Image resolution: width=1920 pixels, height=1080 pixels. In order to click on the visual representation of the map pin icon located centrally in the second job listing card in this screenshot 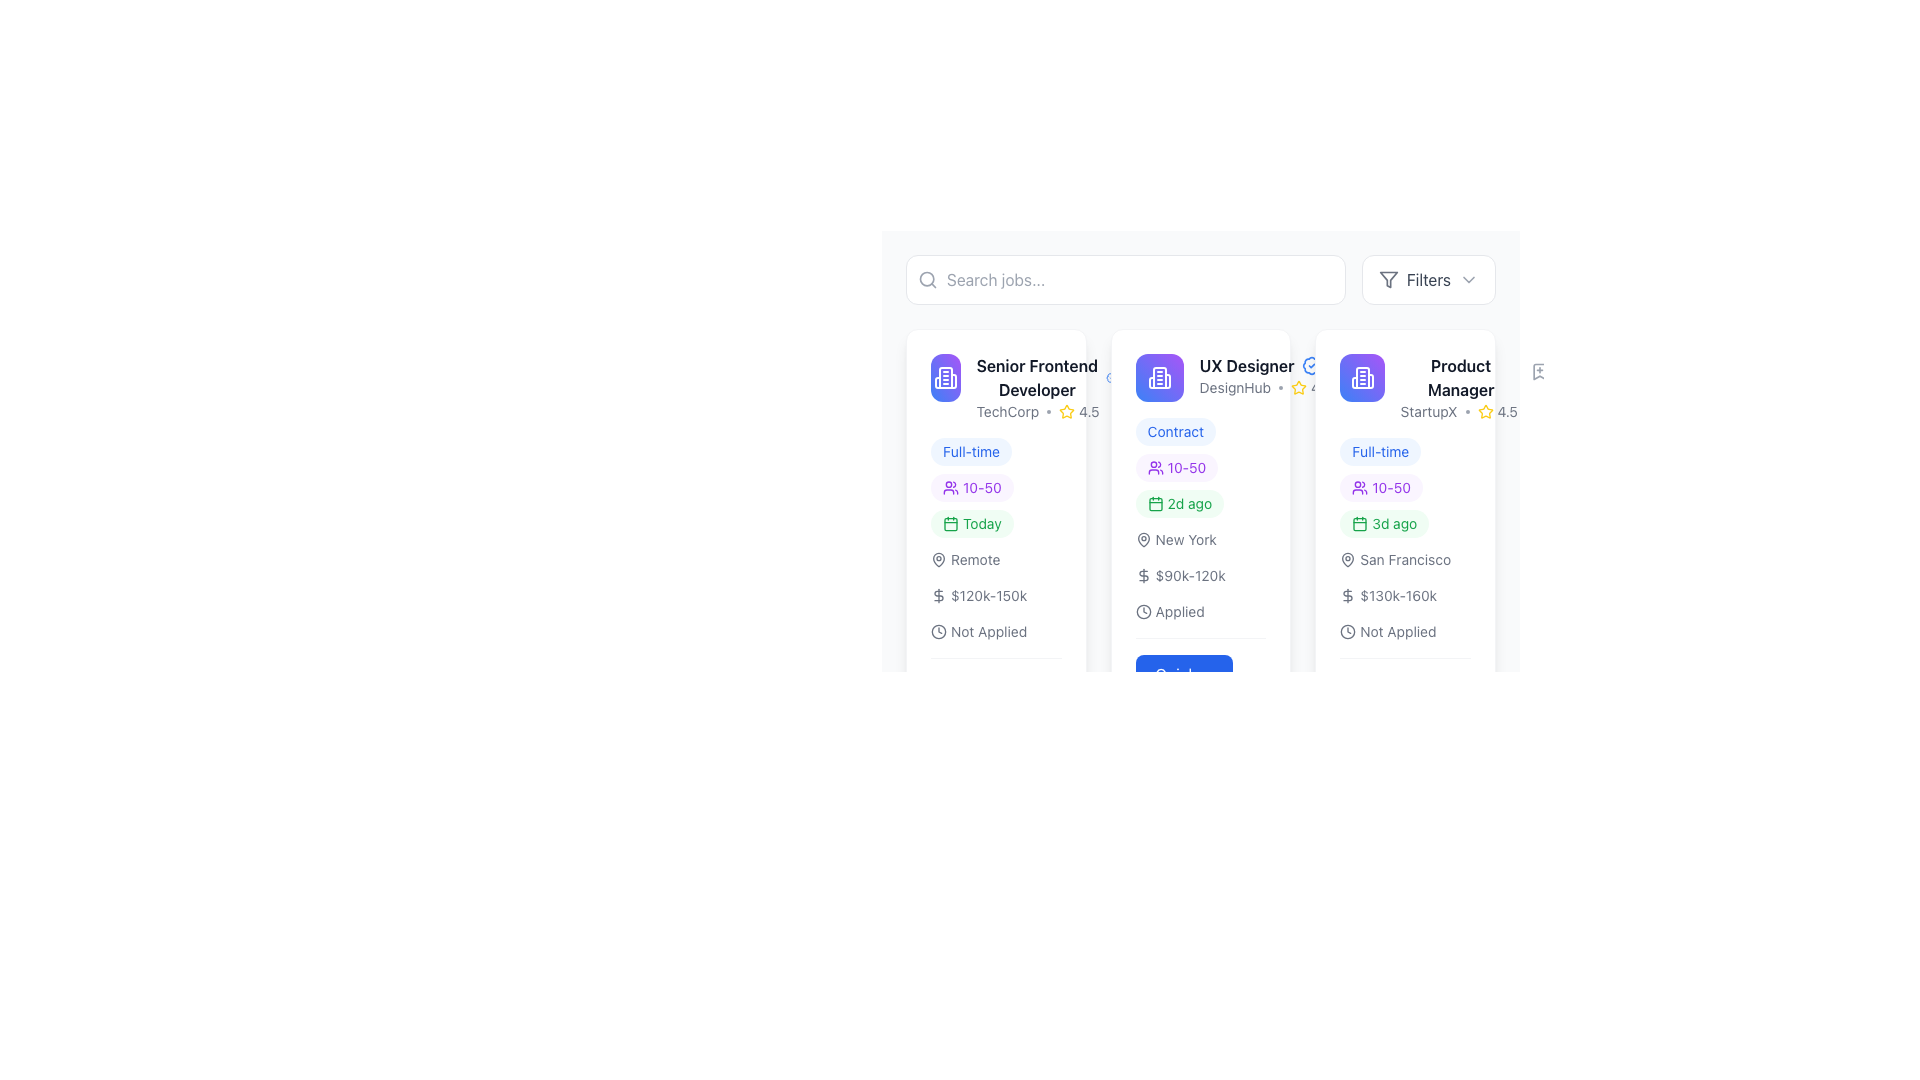, I will do `click(1143, 540)`.